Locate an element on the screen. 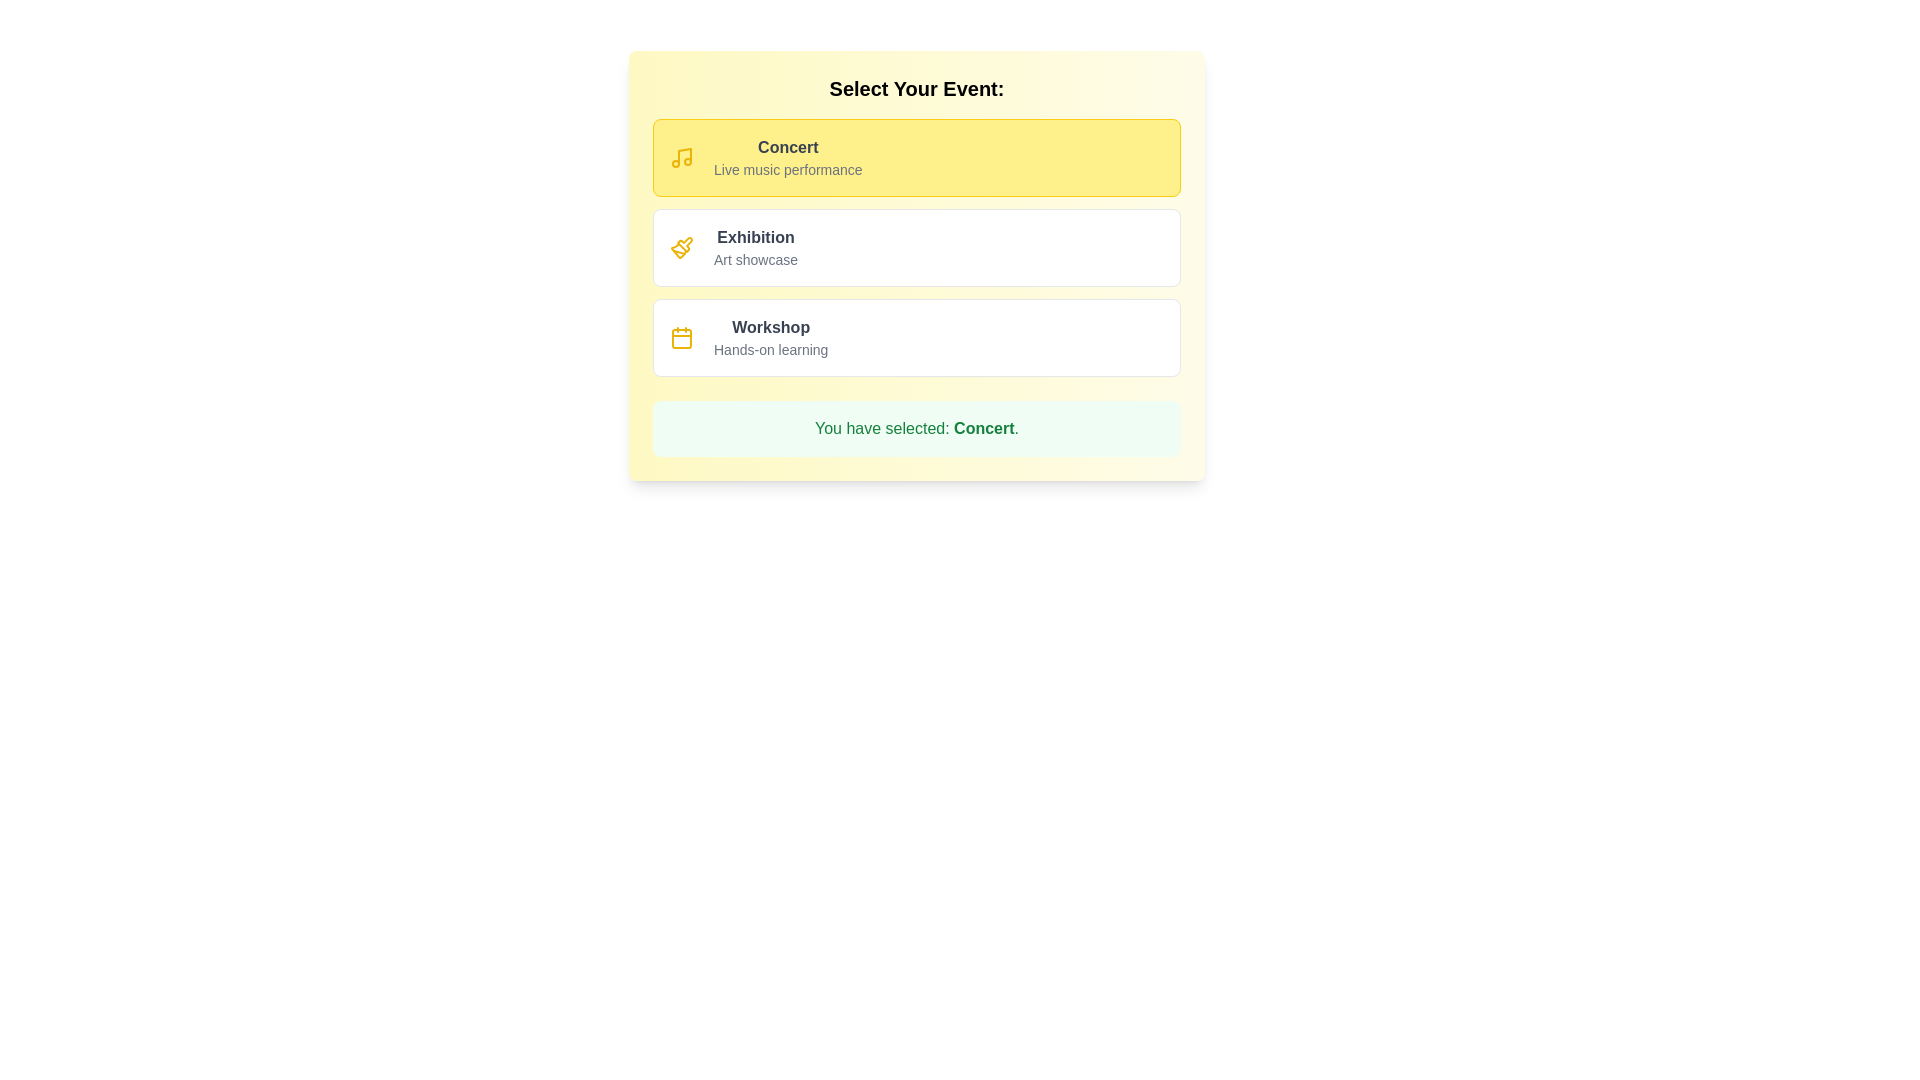 The width and height of the screenshot is (1920, 1080). the text display that indicates the type or name of a selectable event option, located in the third rectangular option of the vertical list, positioned below 'Exhibition' is located at coordinates (770, 337).